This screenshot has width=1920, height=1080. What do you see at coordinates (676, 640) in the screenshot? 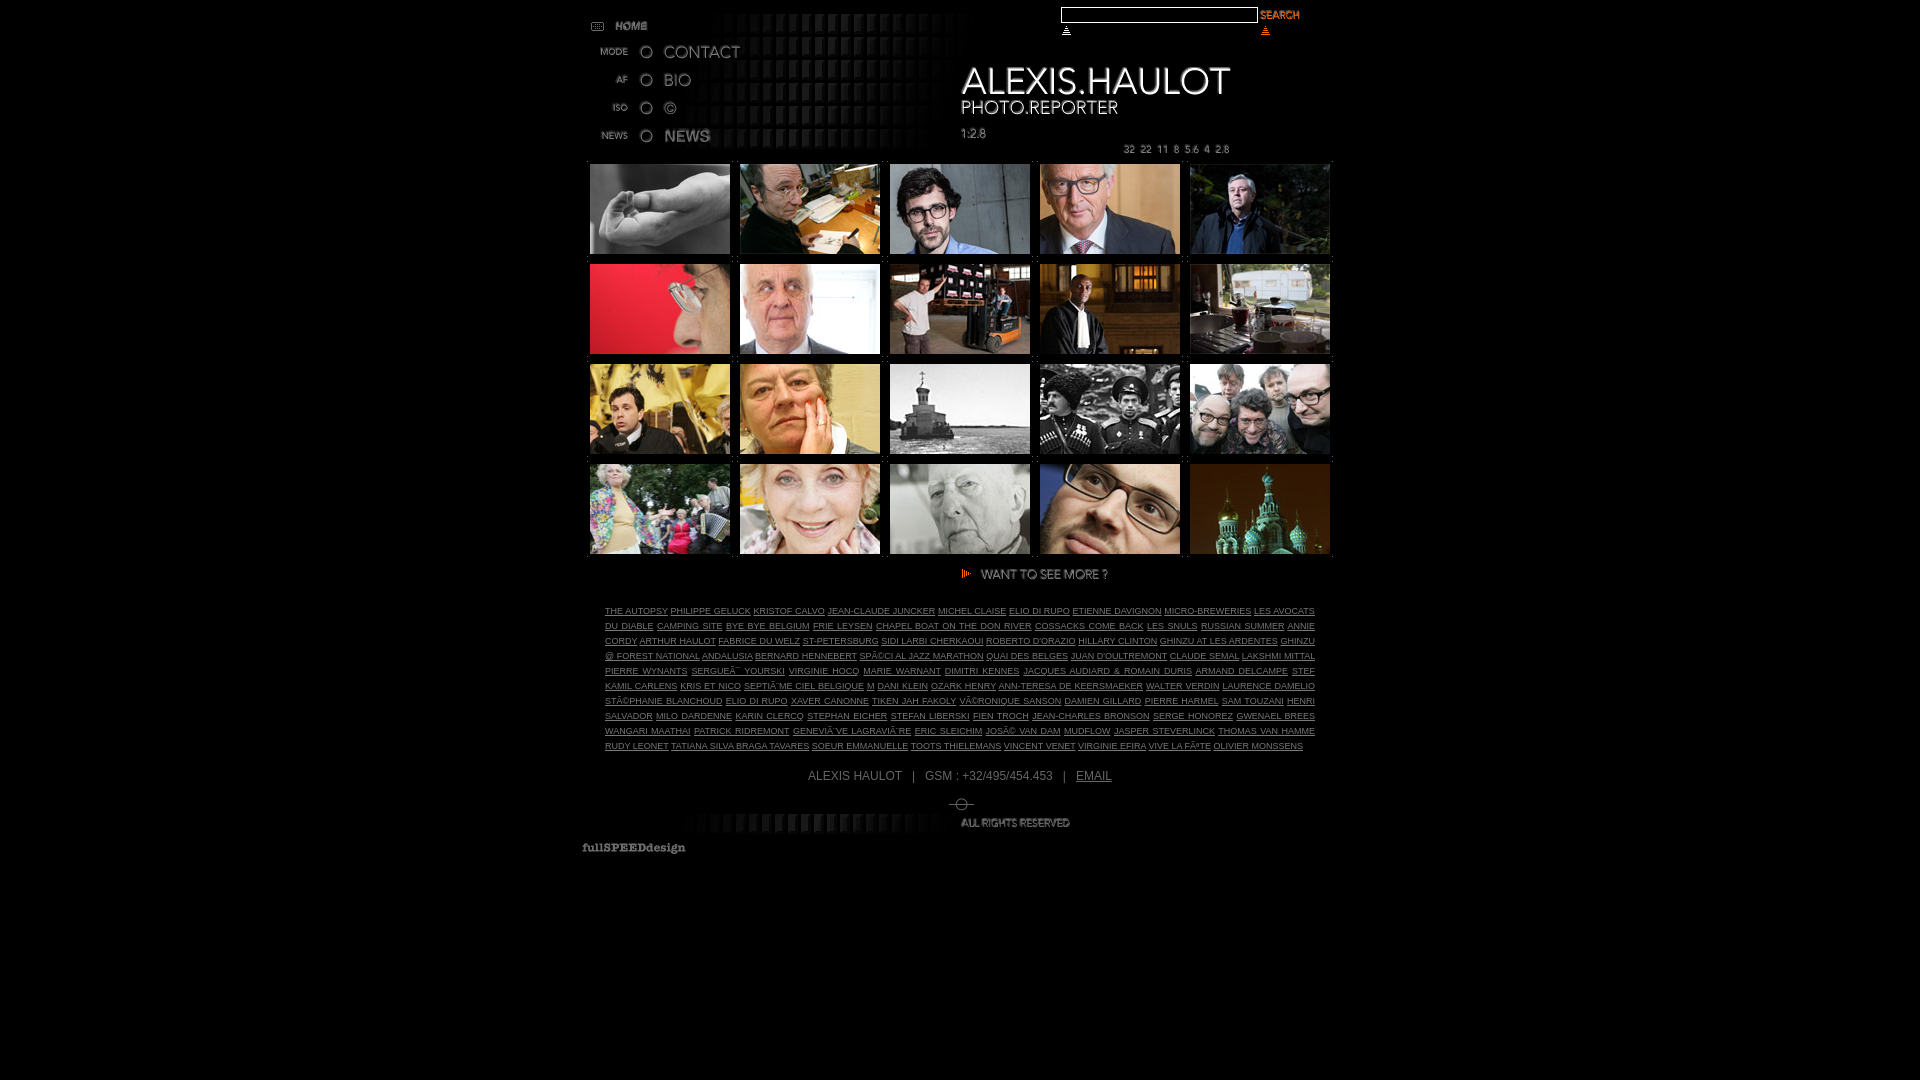
I see `'ARTHUR HAULOT'` at bounding box center [676, 640].